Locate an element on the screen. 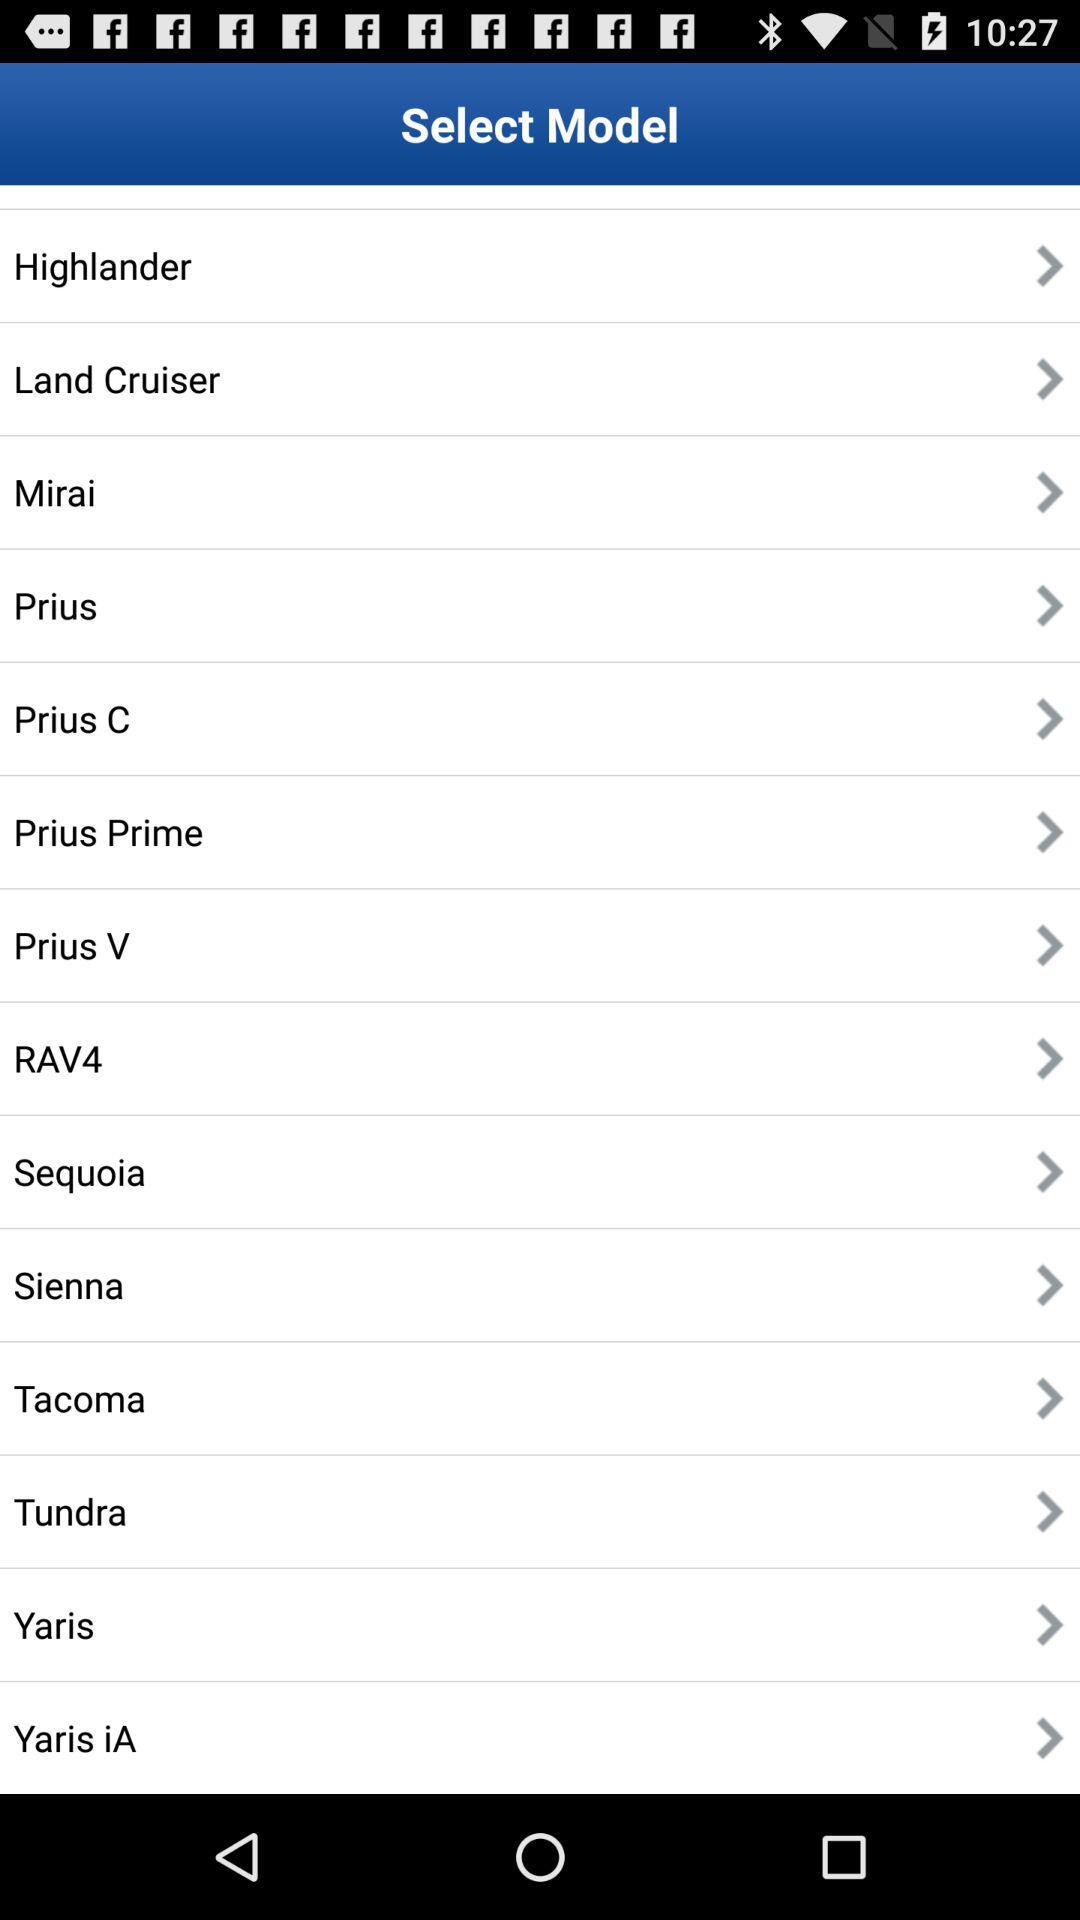 This screenshot has width=1080, height=1920. the button on the right next to the button sienna on the web page is located at coordinates (1049, 1285).